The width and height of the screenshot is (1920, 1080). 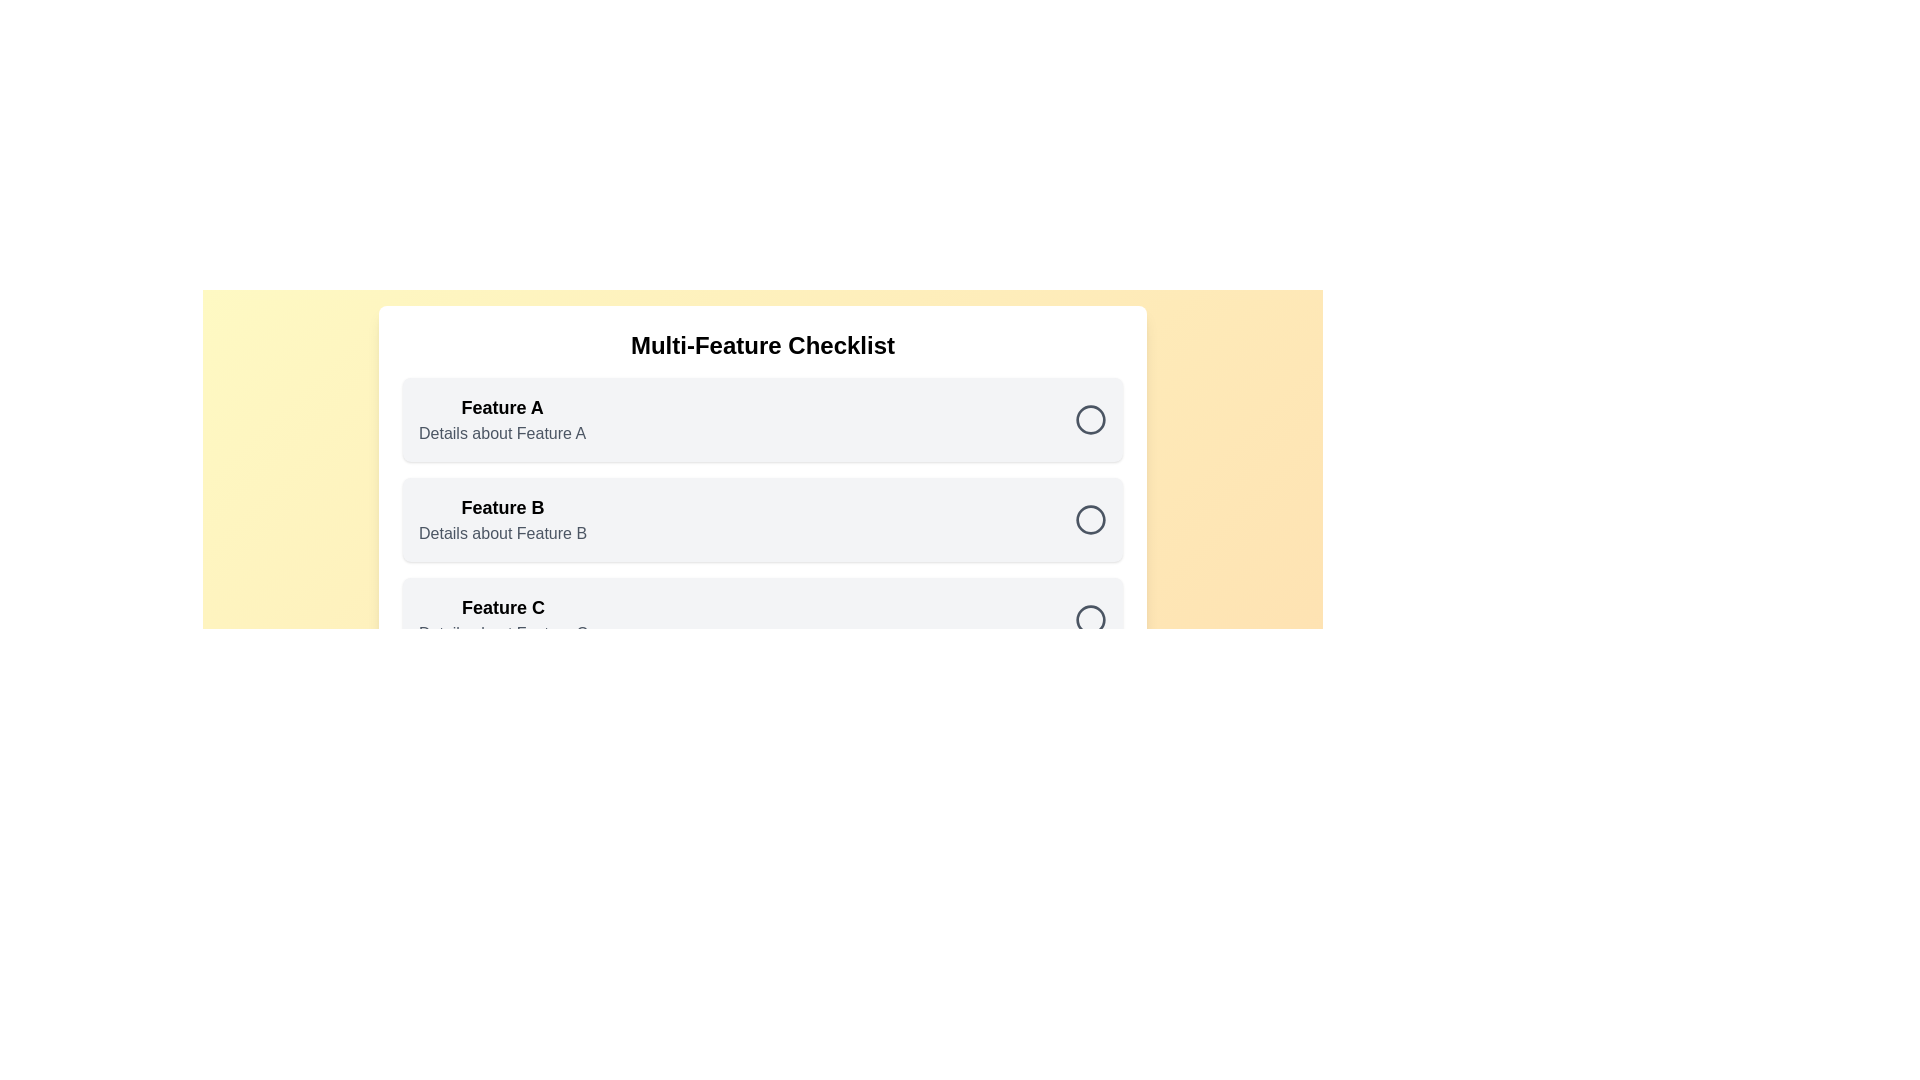 What do you see at coordinates (762, 519) in the screenshot?
I see `the checklist item corresponding to Feature B` at bounding box center [762, 519].